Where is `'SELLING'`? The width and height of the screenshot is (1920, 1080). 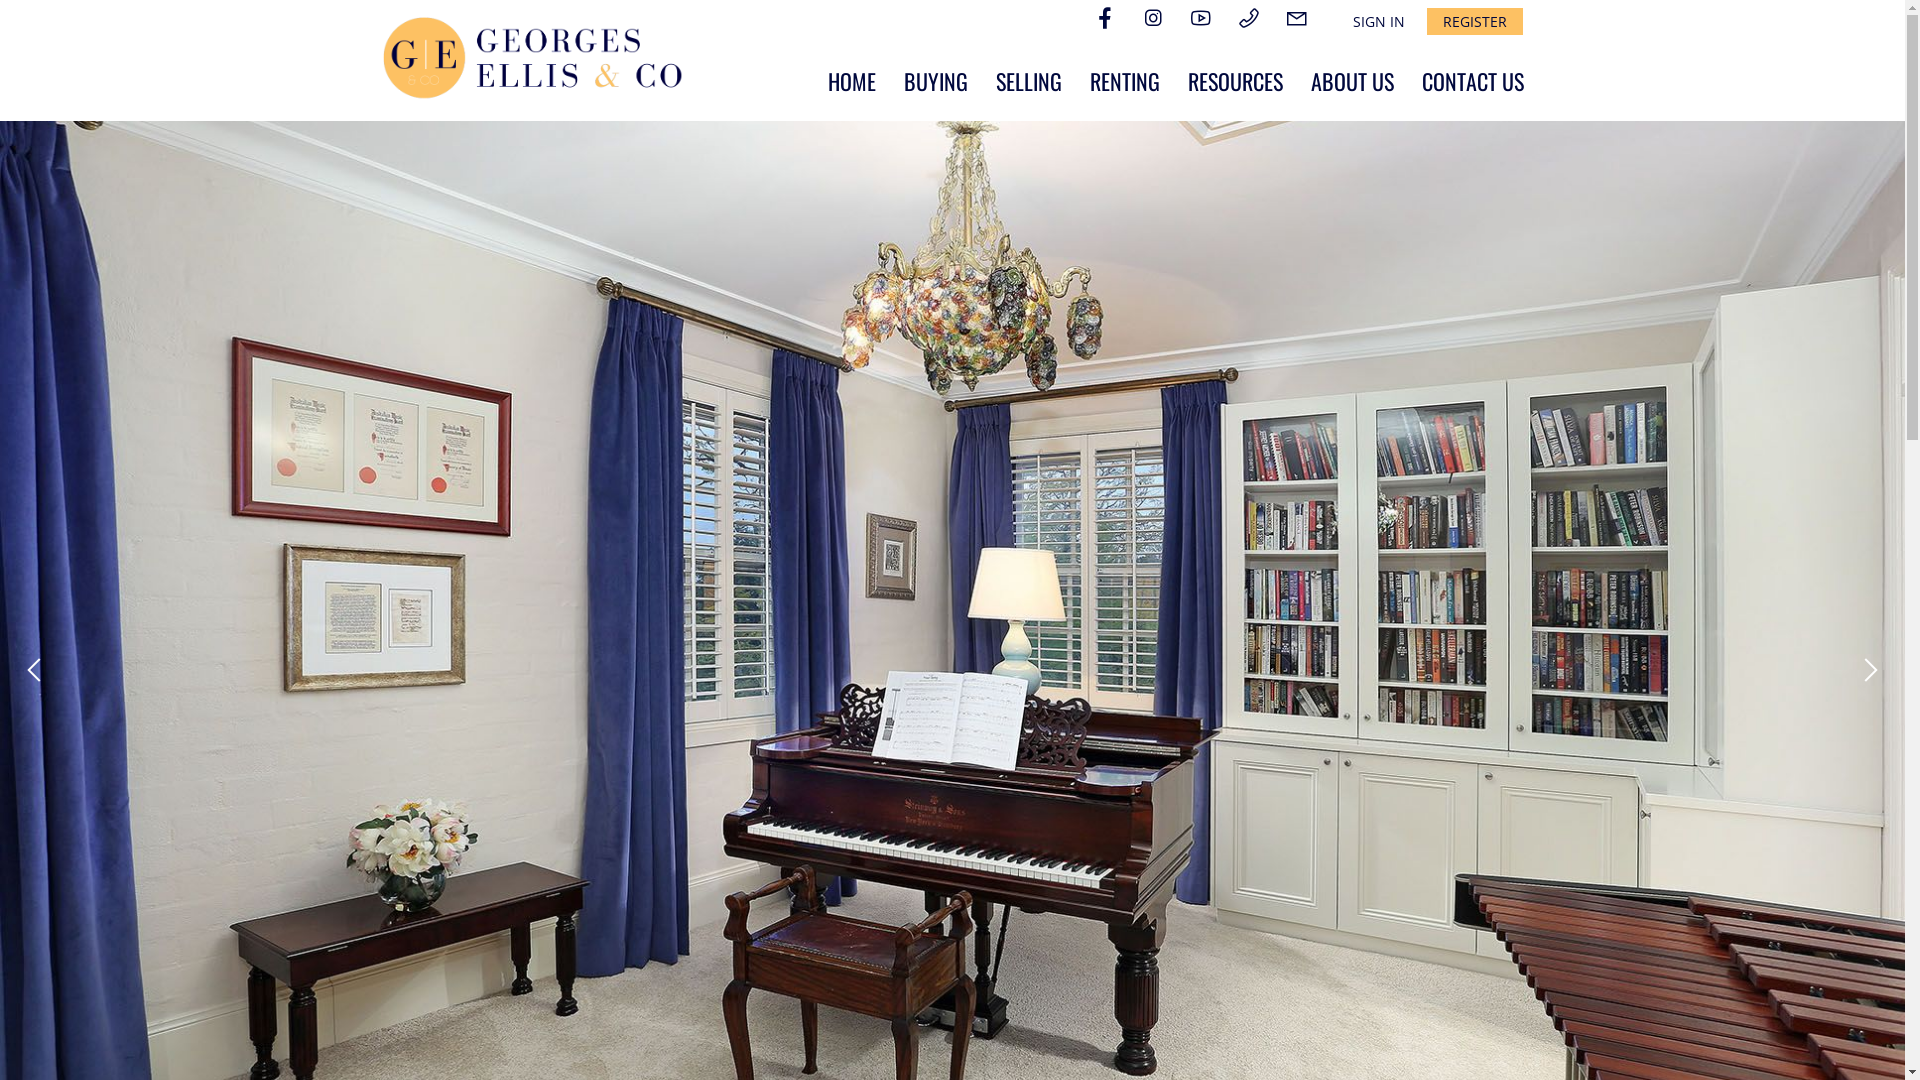
'SELLING' is located at coordinates (1028, 80).